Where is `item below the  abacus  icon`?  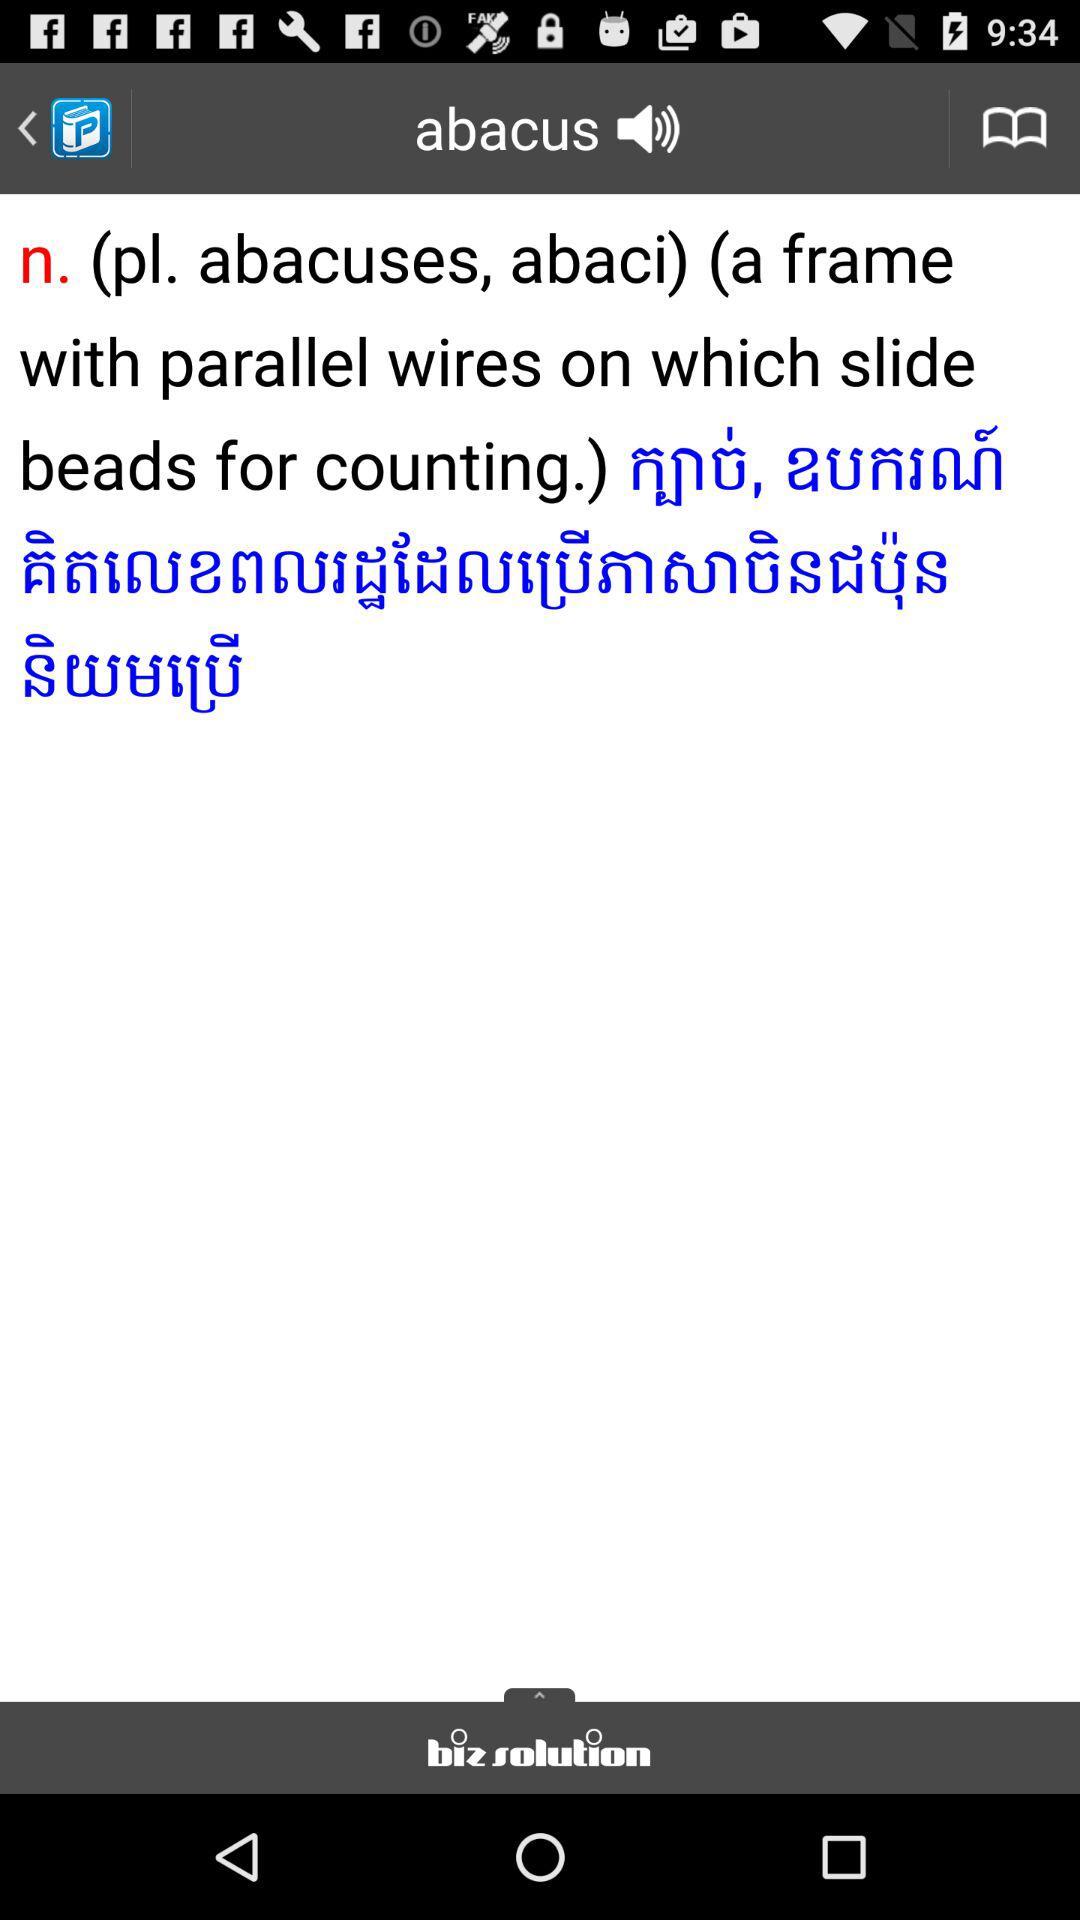 item below the  abacus  icon is located at coordinates (540, 940).